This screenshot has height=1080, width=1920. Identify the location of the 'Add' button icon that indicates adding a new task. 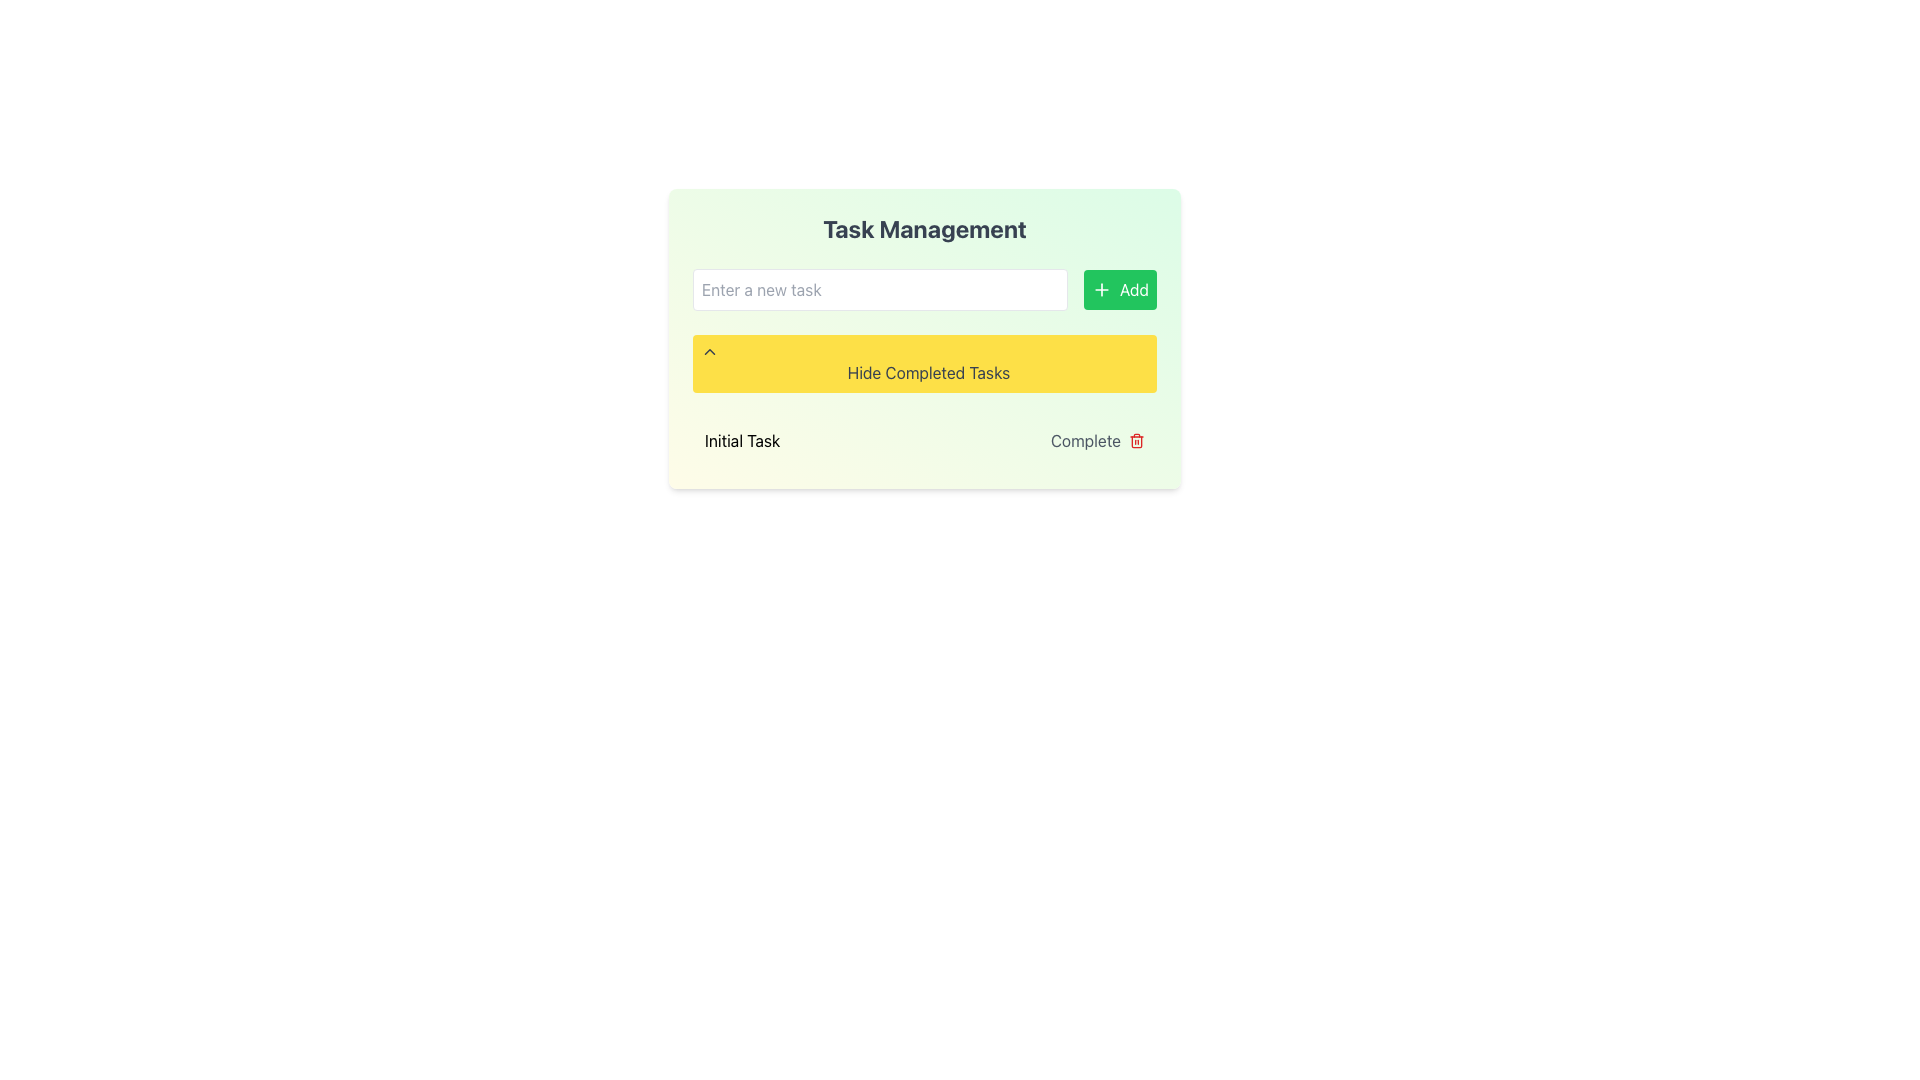
(1100, 289).